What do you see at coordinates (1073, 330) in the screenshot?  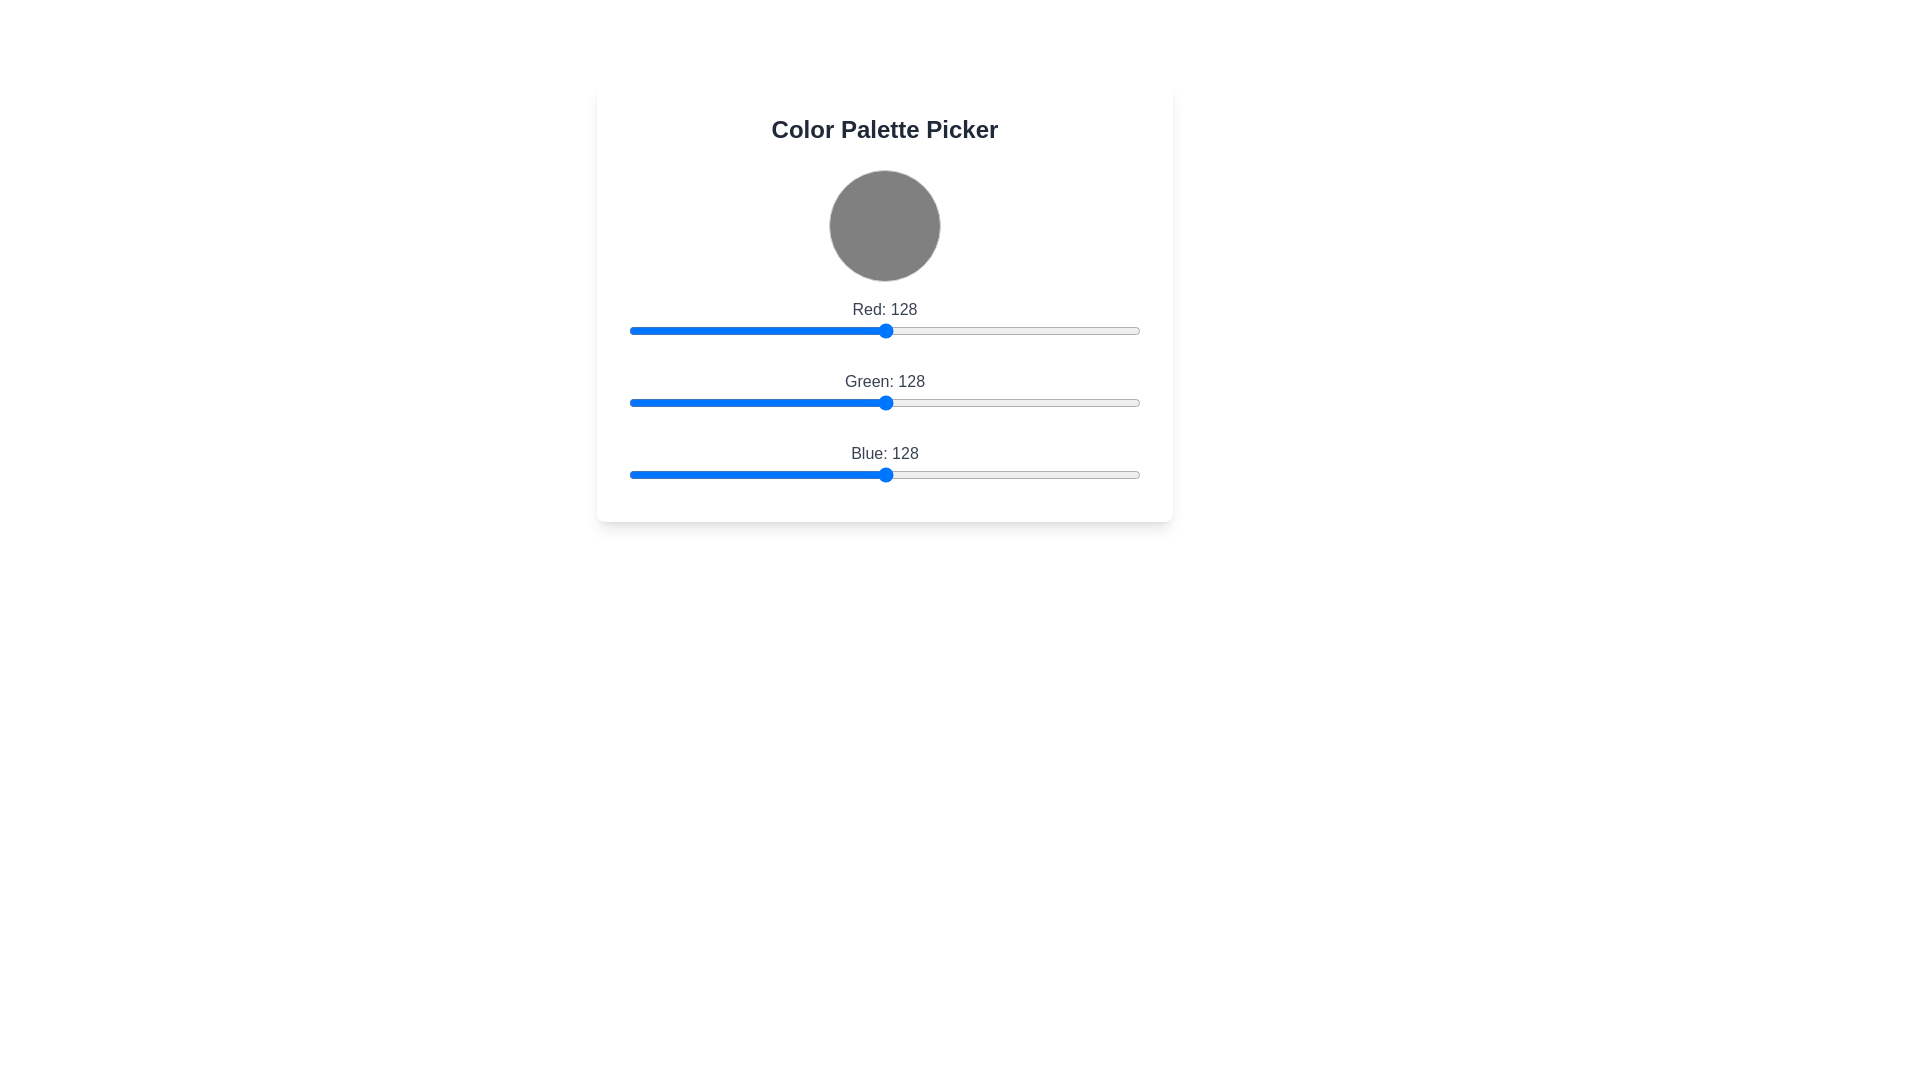 I see `the red color component` at bounding box center [1073, 330].